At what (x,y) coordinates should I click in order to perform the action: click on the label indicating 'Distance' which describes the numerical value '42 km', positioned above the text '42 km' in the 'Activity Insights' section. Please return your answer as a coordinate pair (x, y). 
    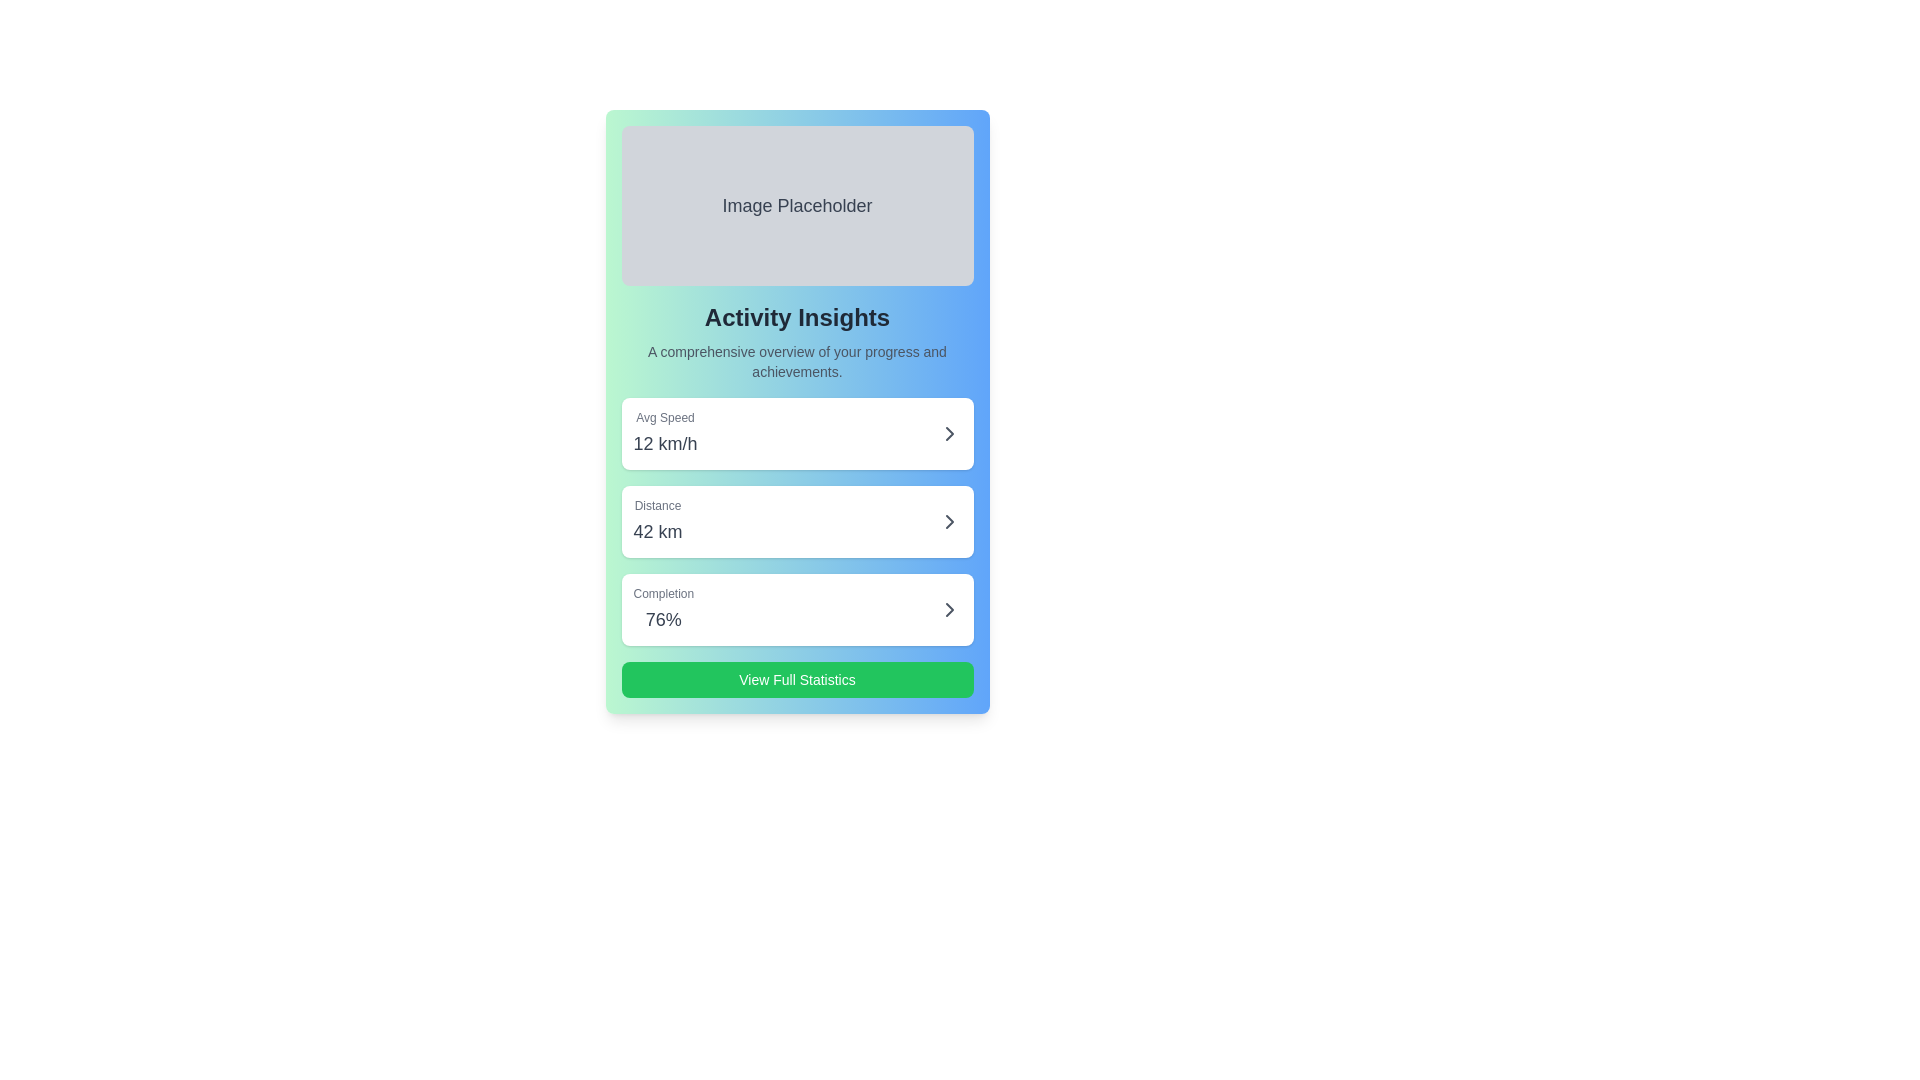
    Looking at the image, I should click on (657, 504).